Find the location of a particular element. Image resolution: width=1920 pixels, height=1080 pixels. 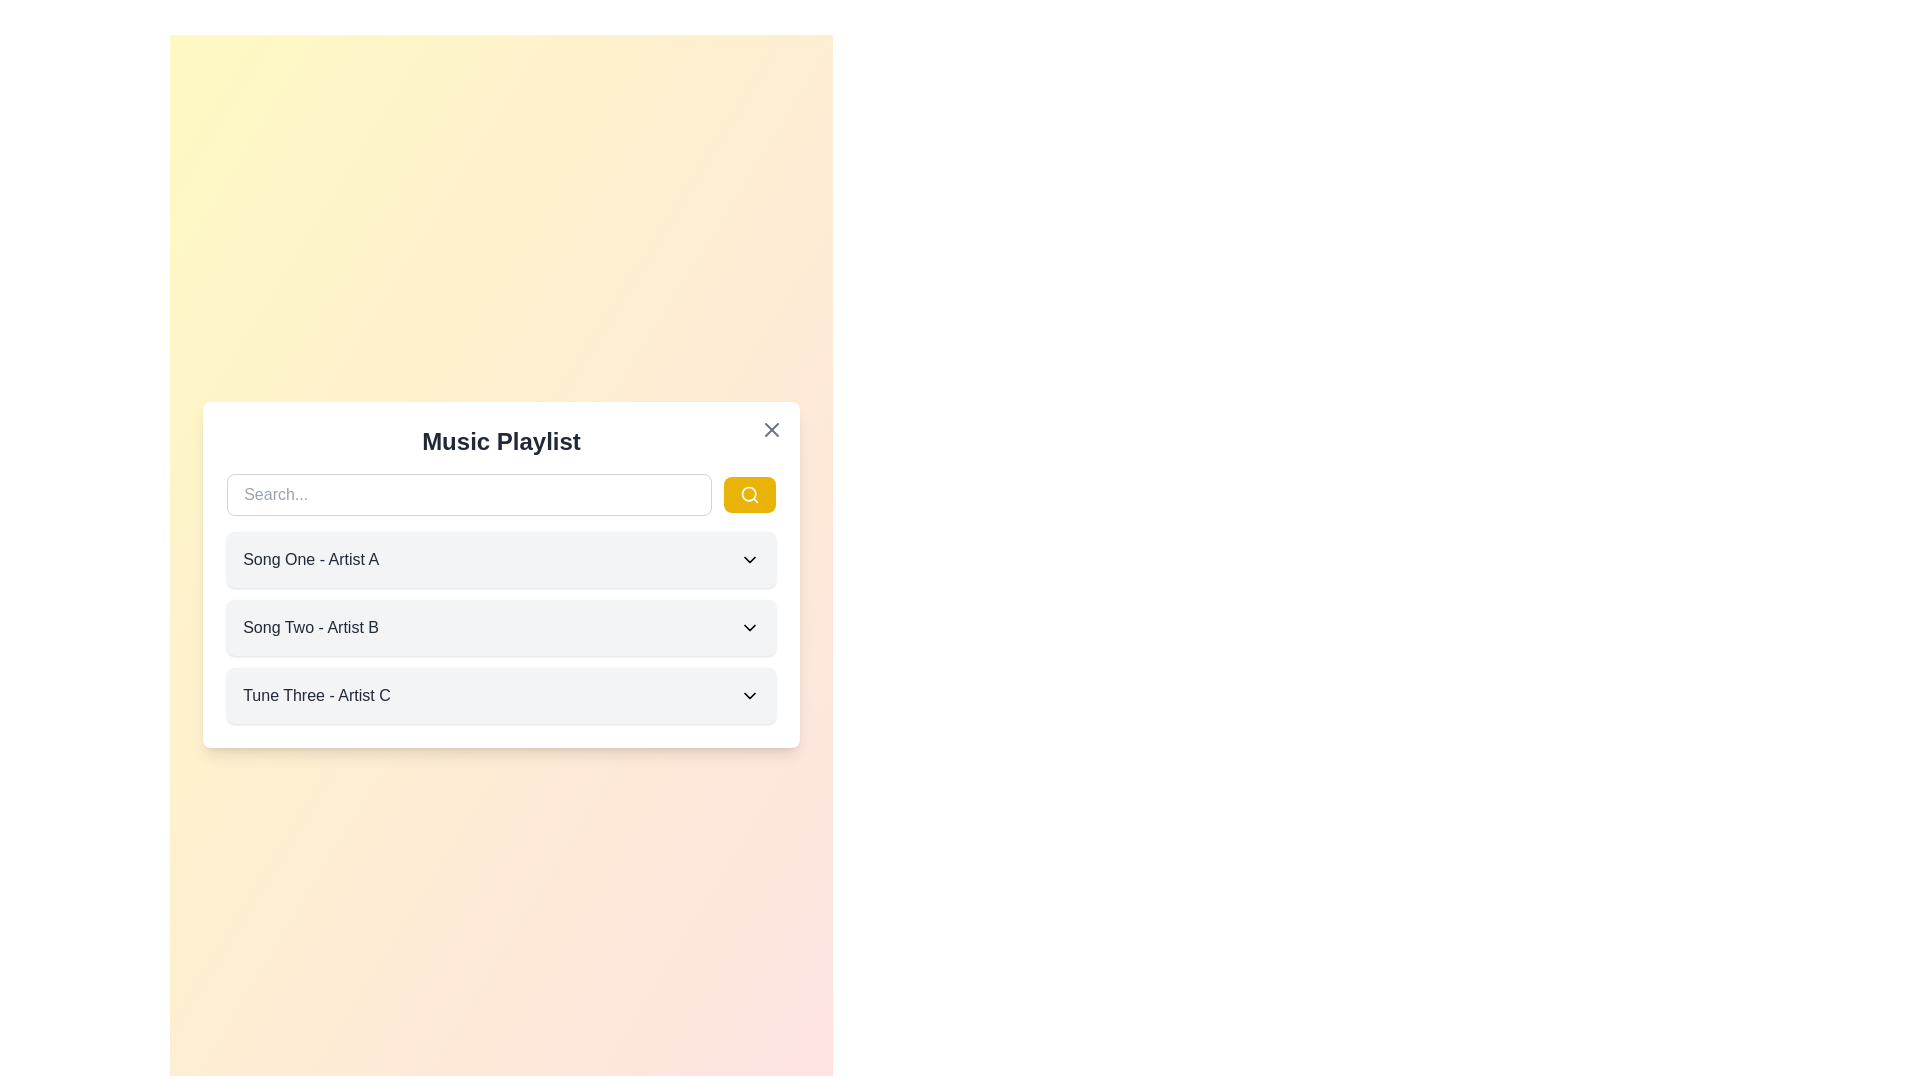

the text label displaying 'Tune Three - Artist C' in the music playlist interface is located at coordinates (315, 694).